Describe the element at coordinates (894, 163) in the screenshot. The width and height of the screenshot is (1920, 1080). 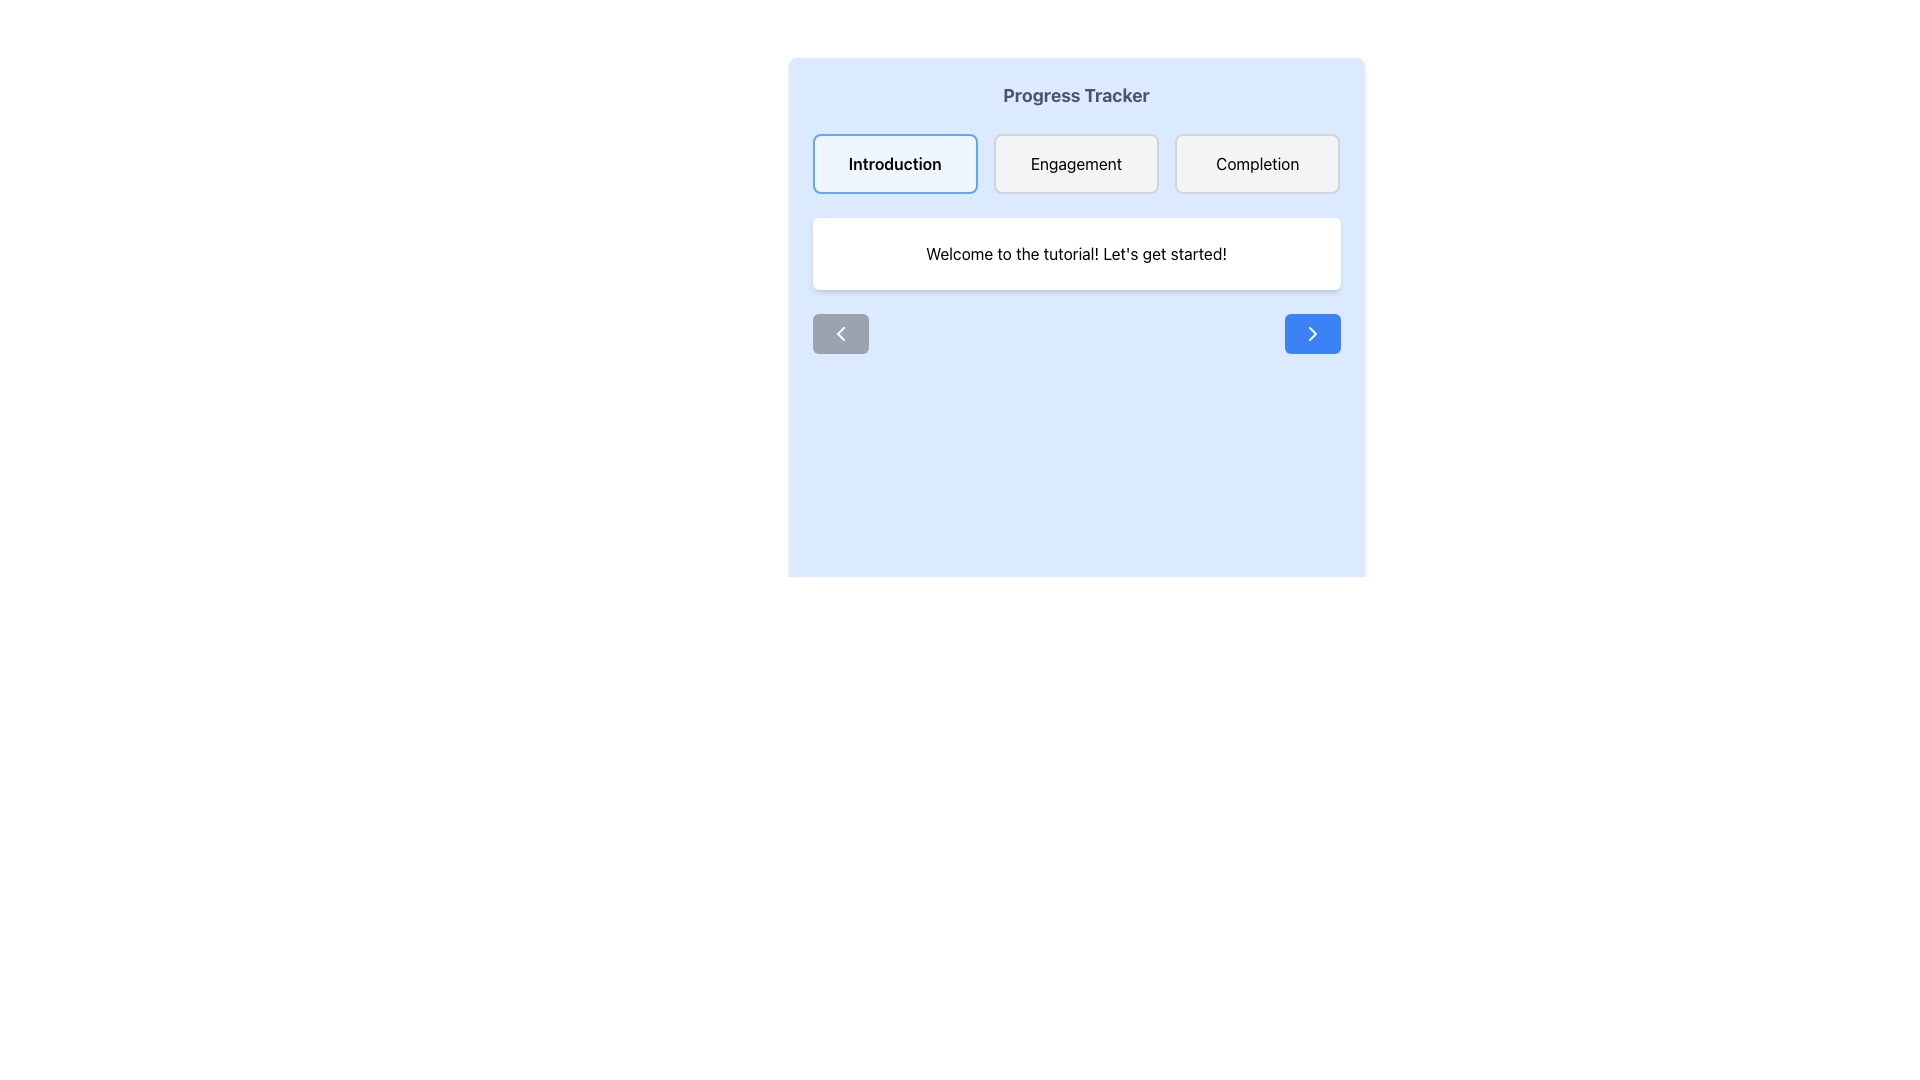
I see `the 'Introduction' text label in the 'Progress Tracker' section to identify the current position in the progress tracking interface` at that location.